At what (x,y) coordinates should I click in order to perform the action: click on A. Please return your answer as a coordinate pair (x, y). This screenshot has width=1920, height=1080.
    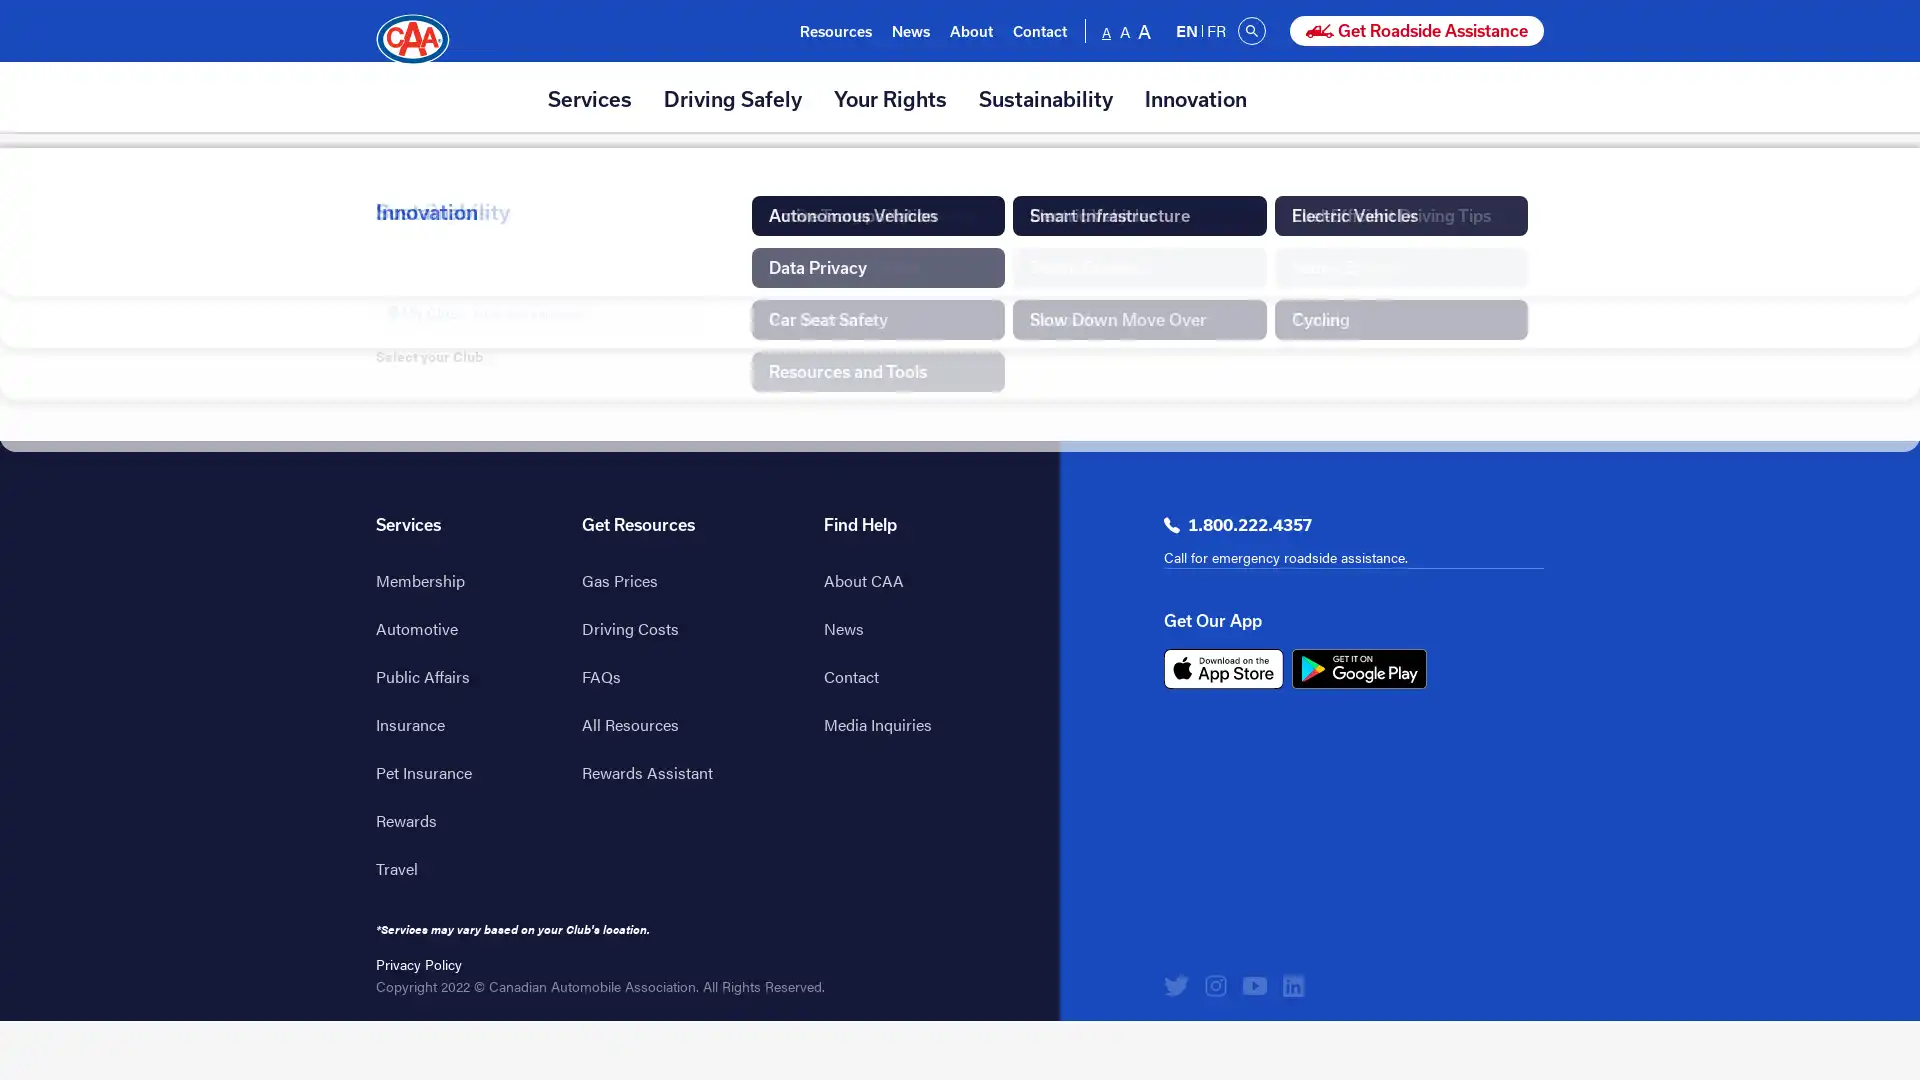
    Looking at the image, I should click on (1106, 30).